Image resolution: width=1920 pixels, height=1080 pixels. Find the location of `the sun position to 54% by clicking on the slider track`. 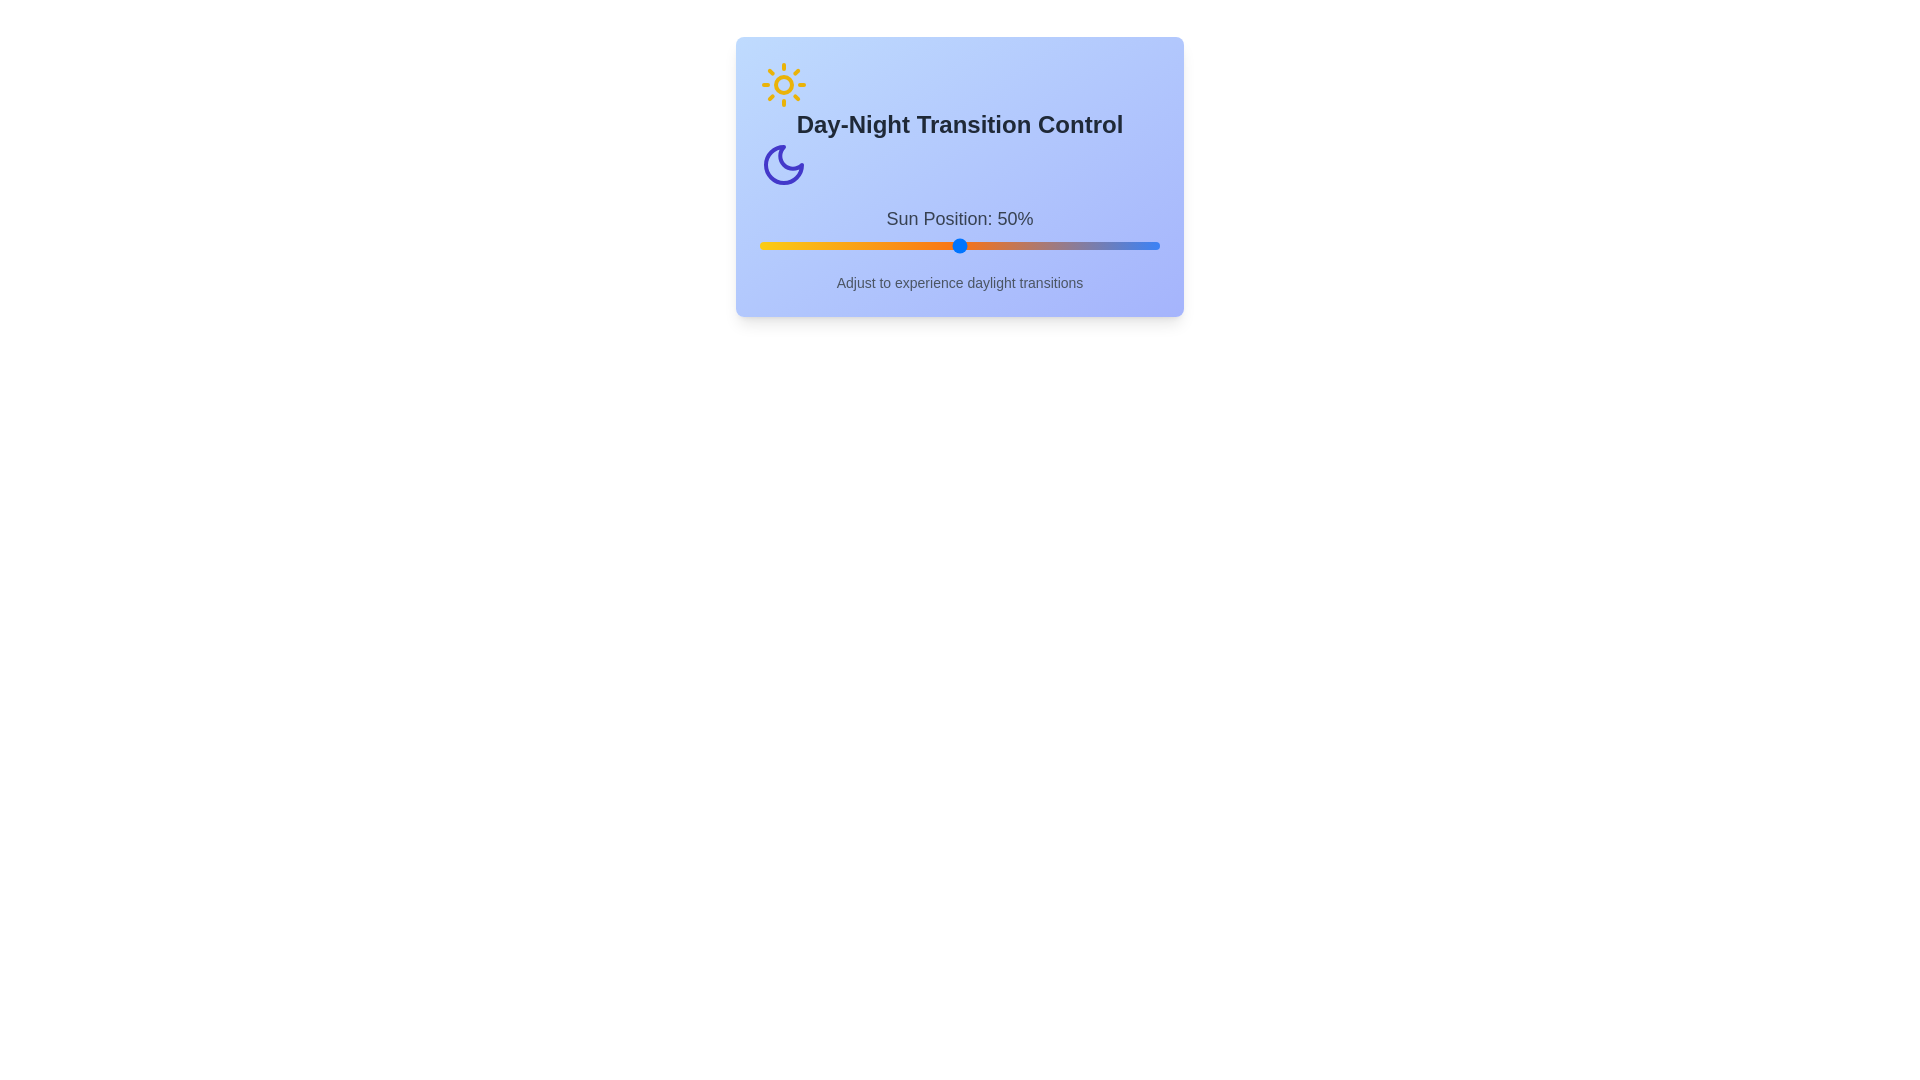

the sun position to 54% by clicking on the slider track is located at coordinates (975, 245).